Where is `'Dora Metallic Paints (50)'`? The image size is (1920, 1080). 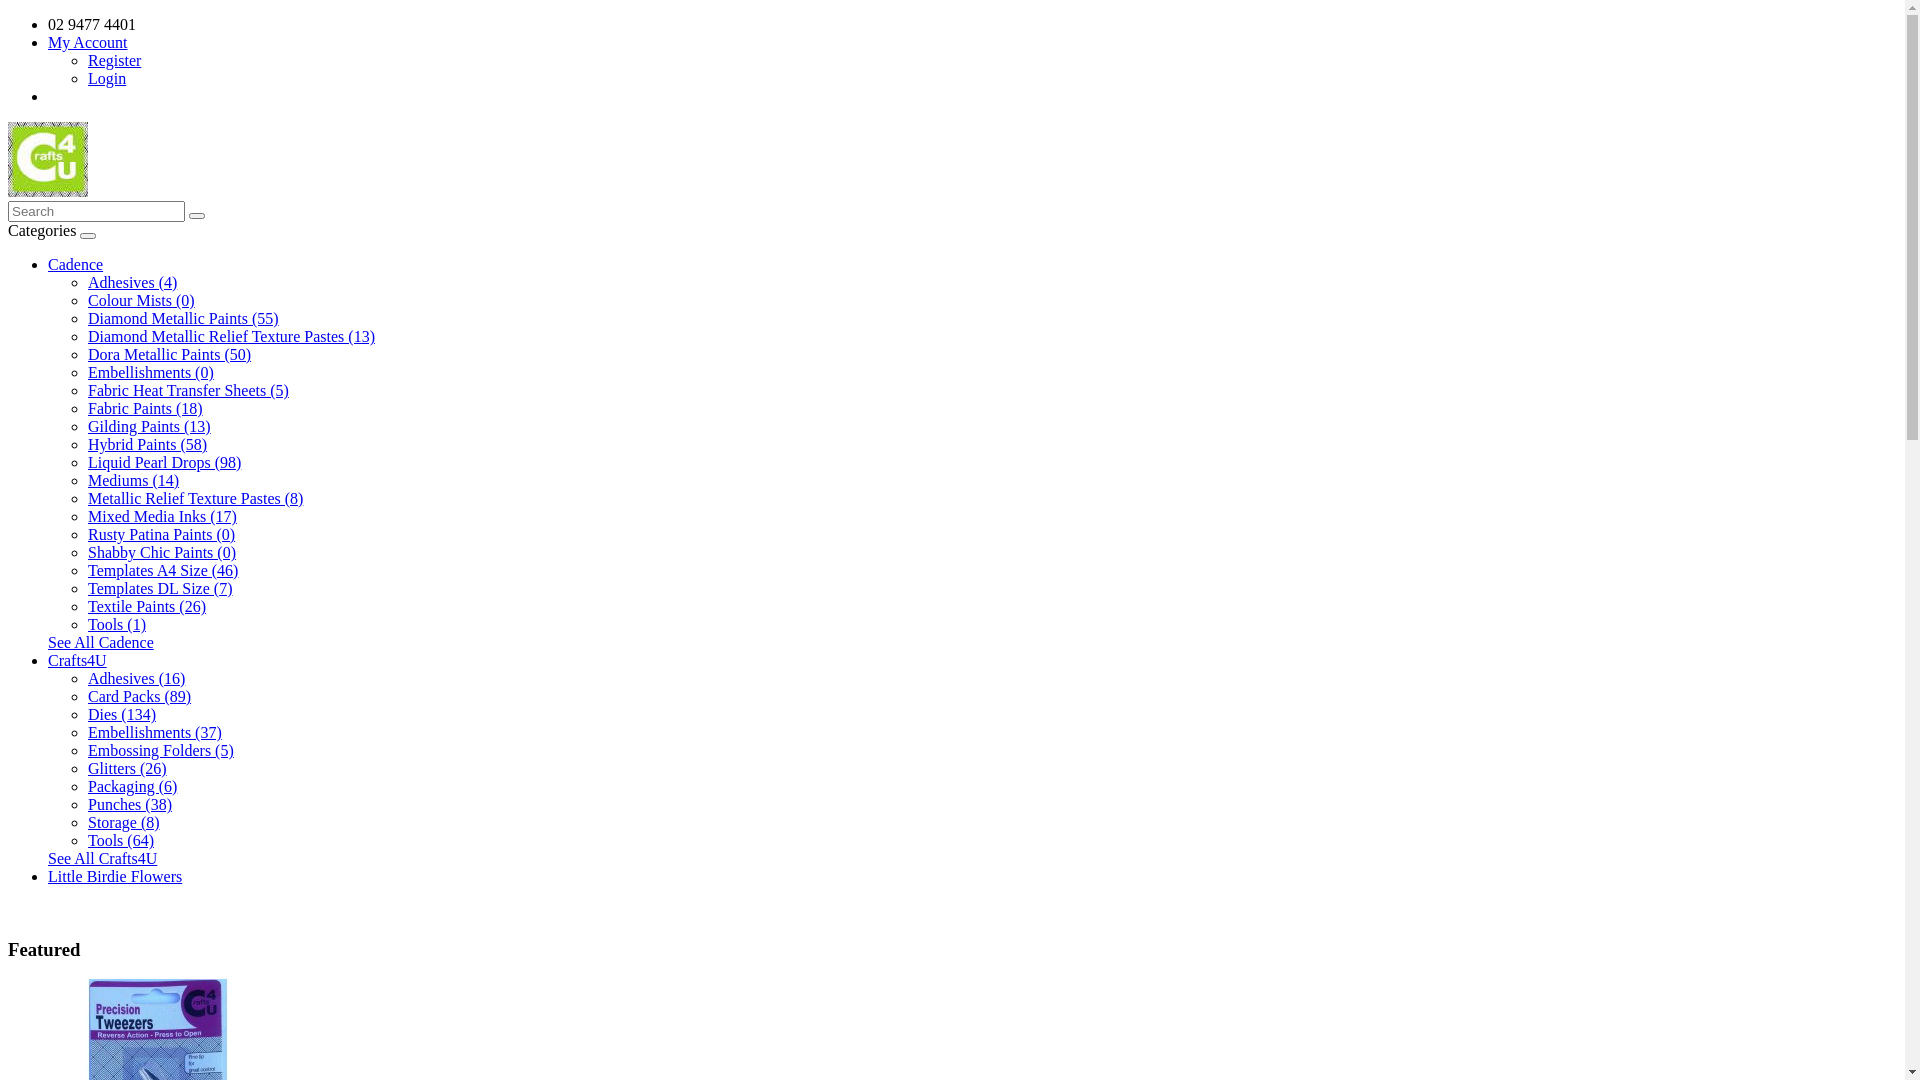 'Dora Metallic Paints (50)' is located at coordinates (169, 353).